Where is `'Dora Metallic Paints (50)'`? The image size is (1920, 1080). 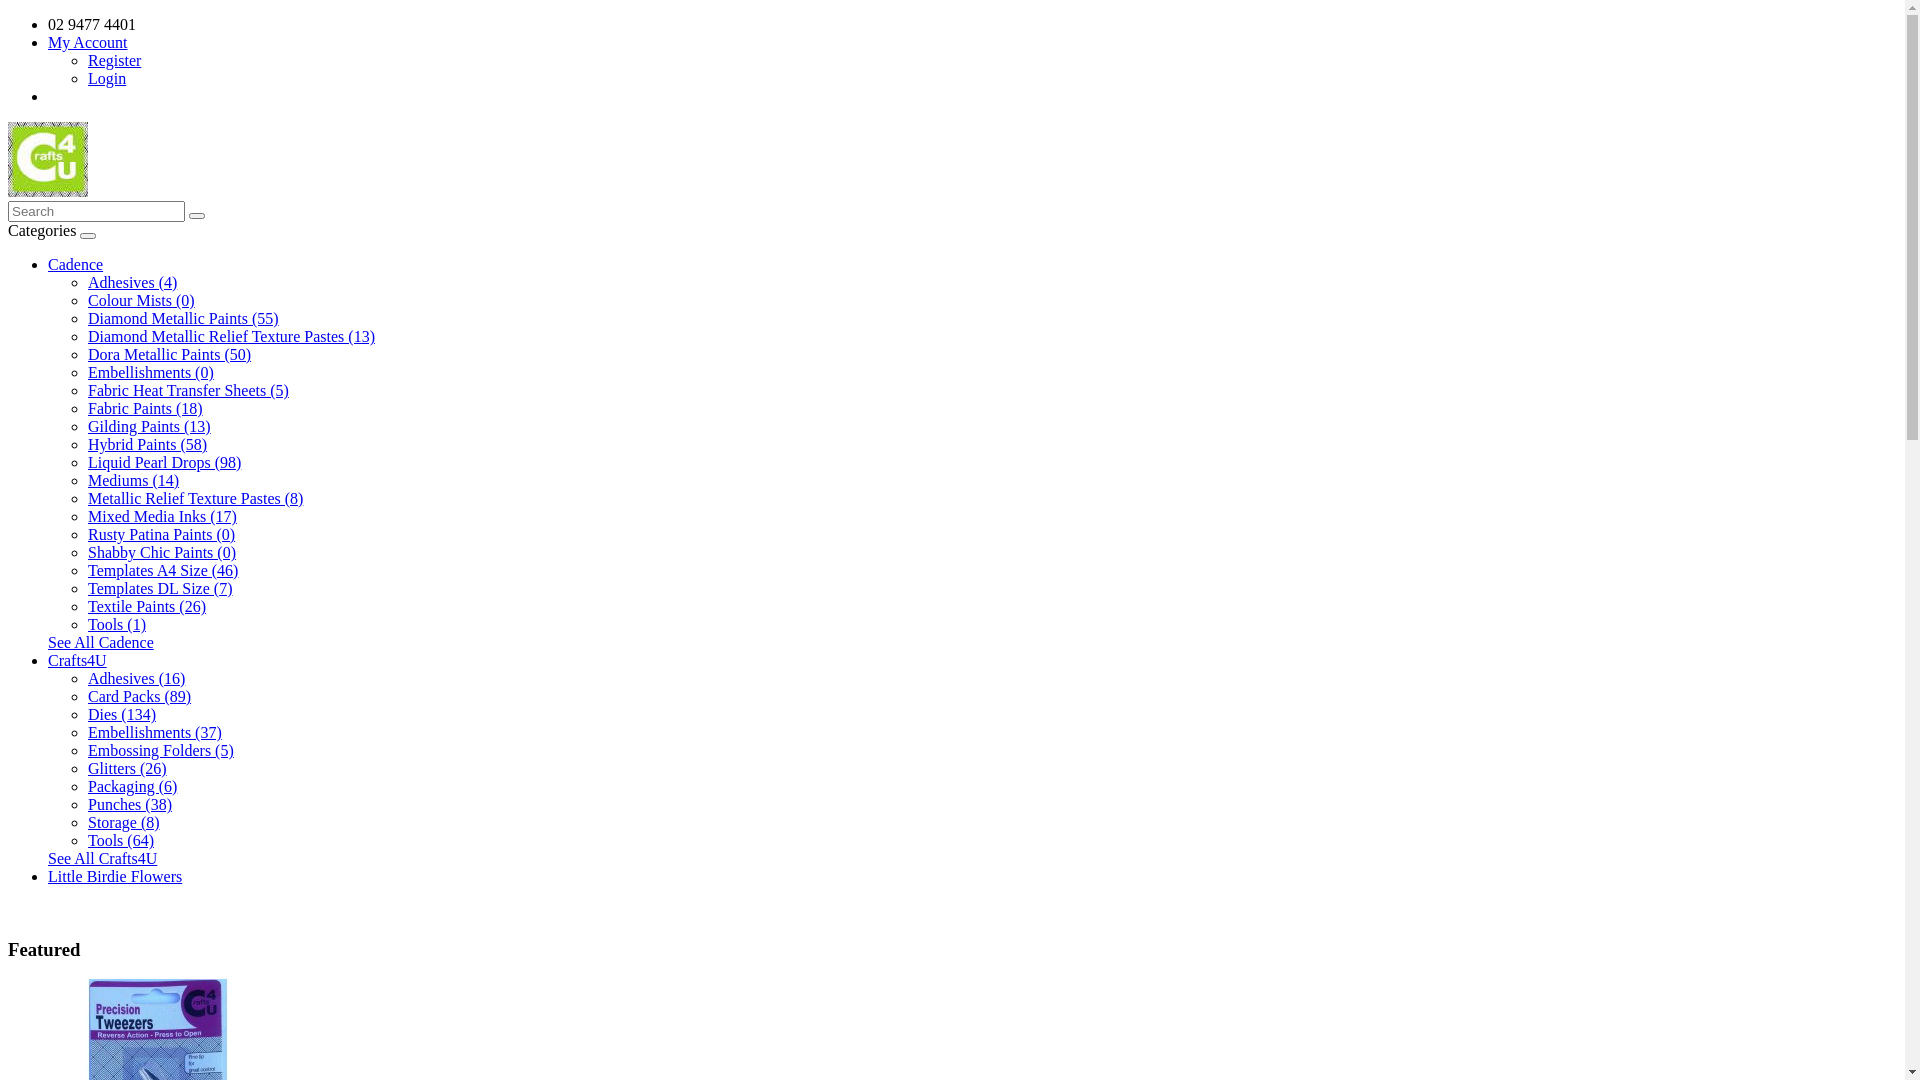 'Dora Metallic Paints (50)' is located at coordinates (169, 353).